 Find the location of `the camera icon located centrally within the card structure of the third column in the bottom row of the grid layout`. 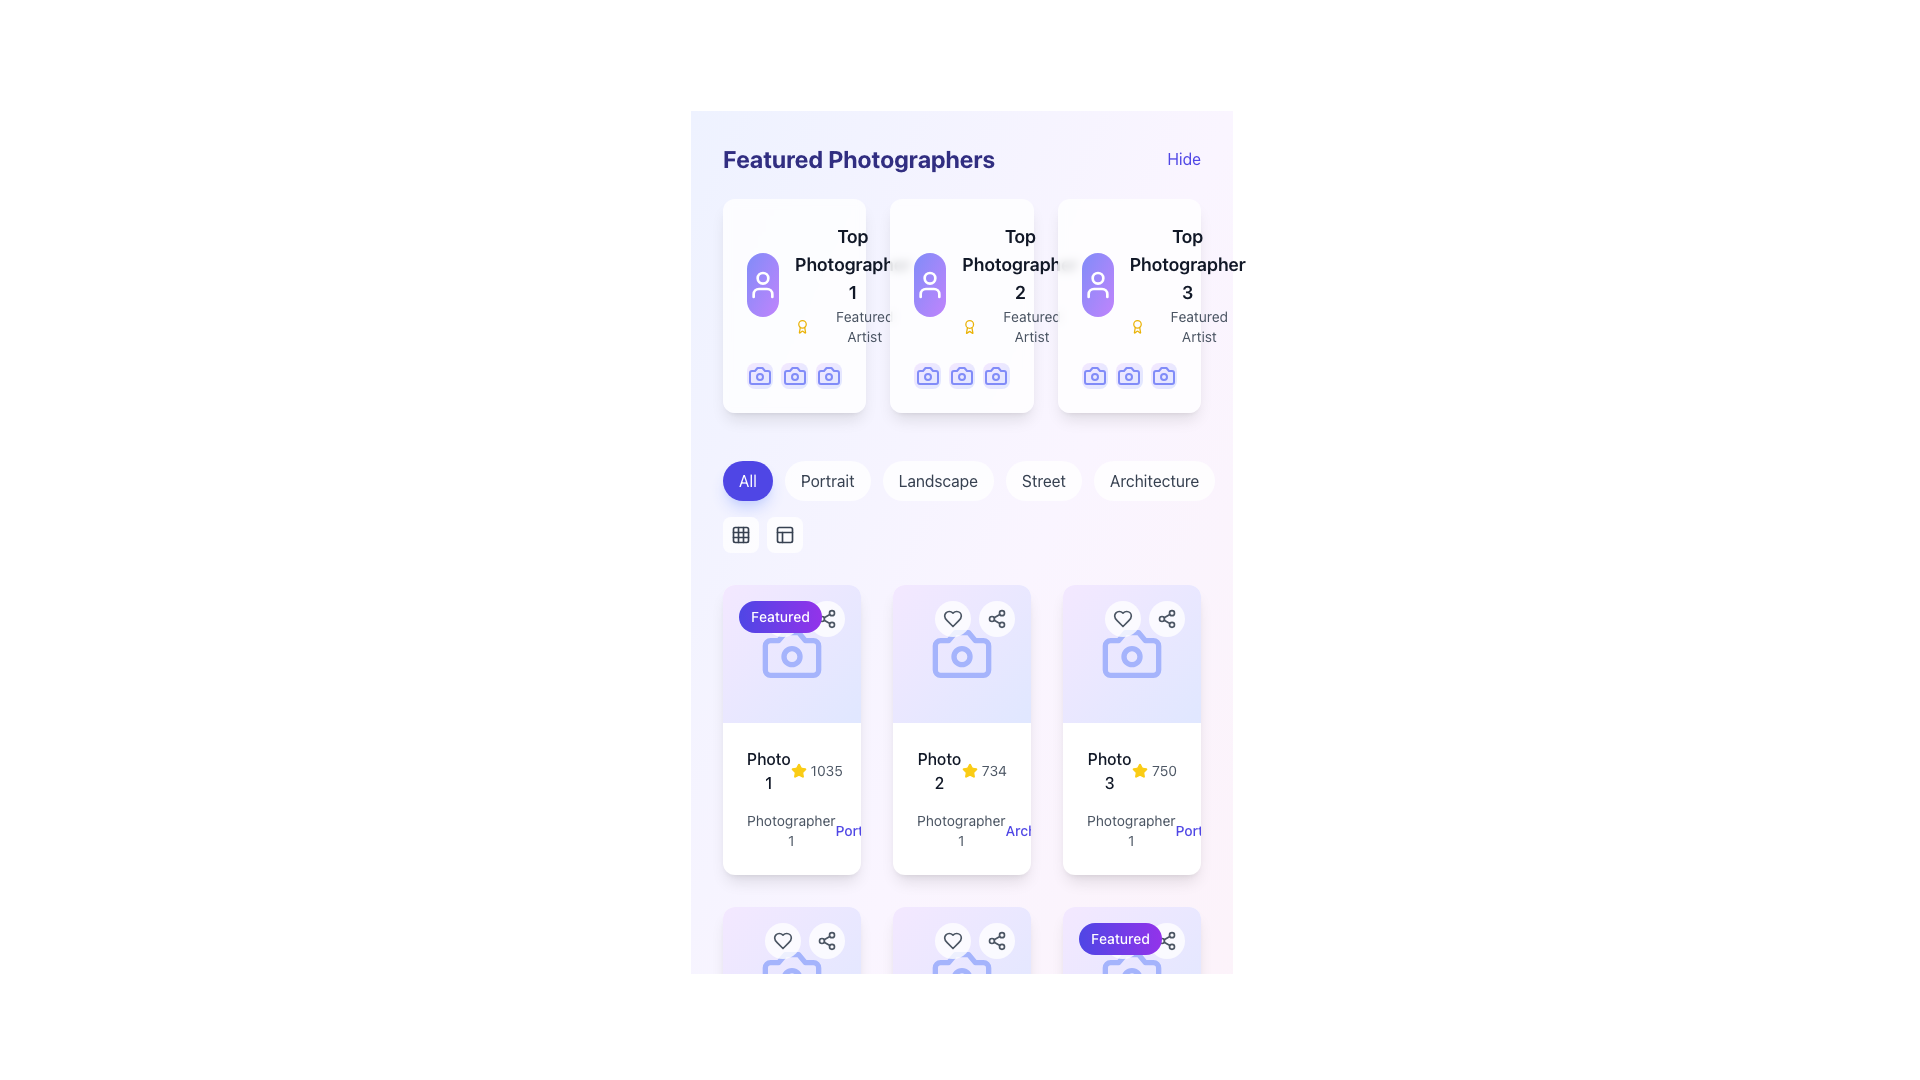

the camera icon located centrally within the card structure of the third column in the bottom row of the grid layout is located at coordinates (961, 974).